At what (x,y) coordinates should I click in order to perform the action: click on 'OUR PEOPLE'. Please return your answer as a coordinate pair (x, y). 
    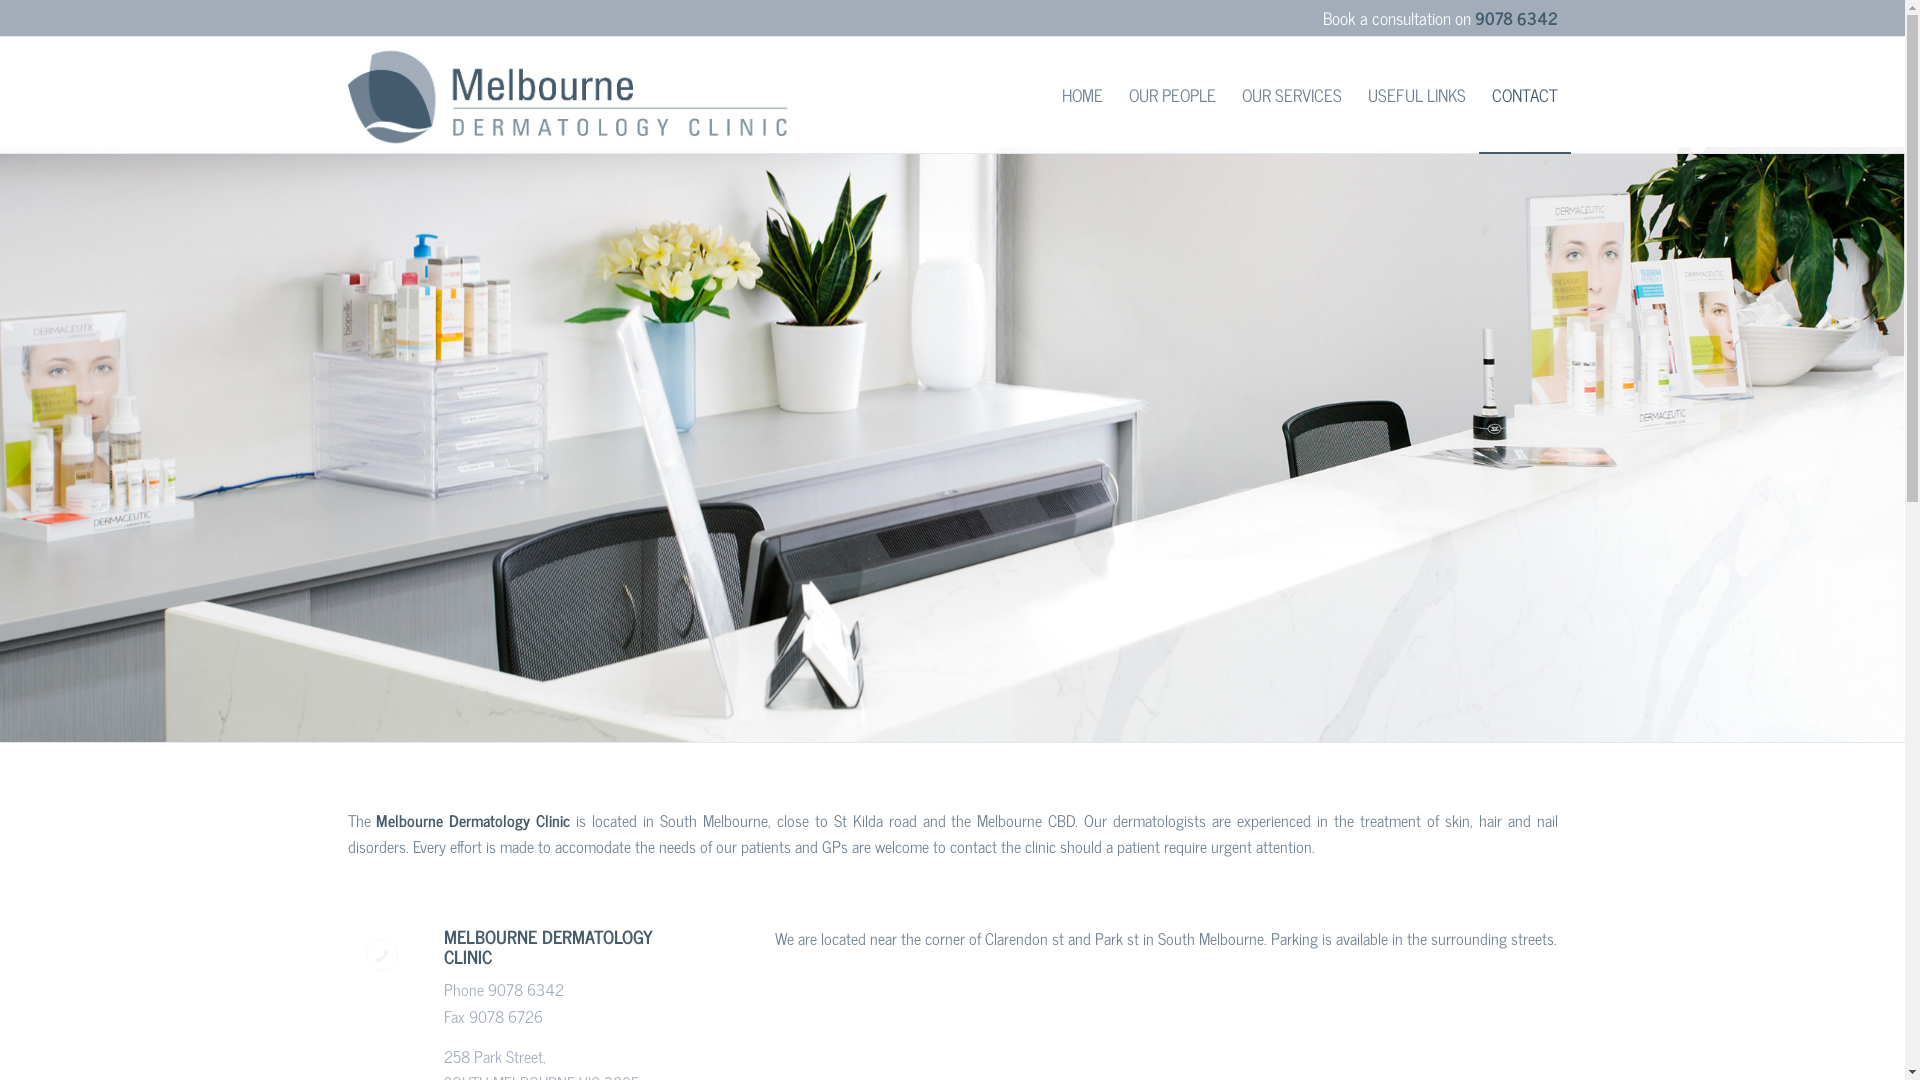
    Looking at the image, I should click on (1172, 95).